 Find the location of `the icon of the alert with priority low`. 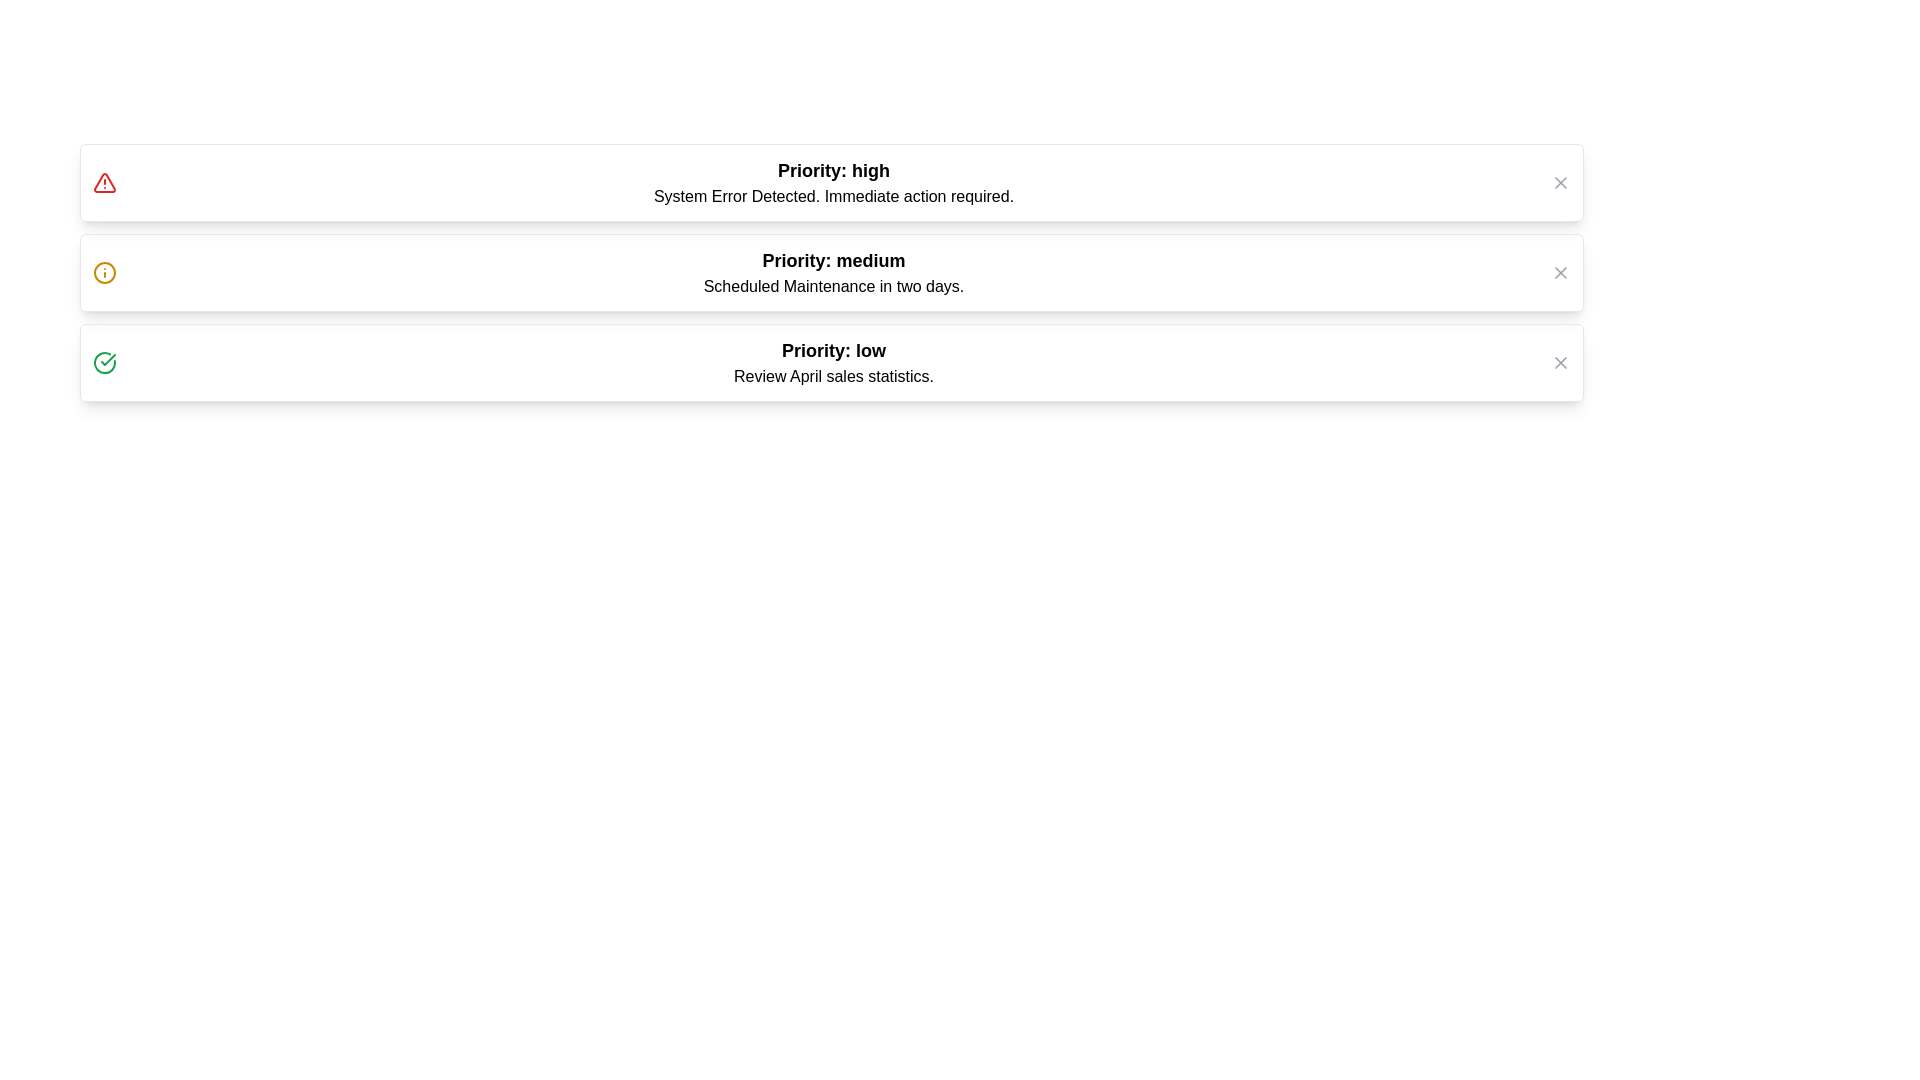

the icon of the alert with priority low is located at coordinates (104, 362).